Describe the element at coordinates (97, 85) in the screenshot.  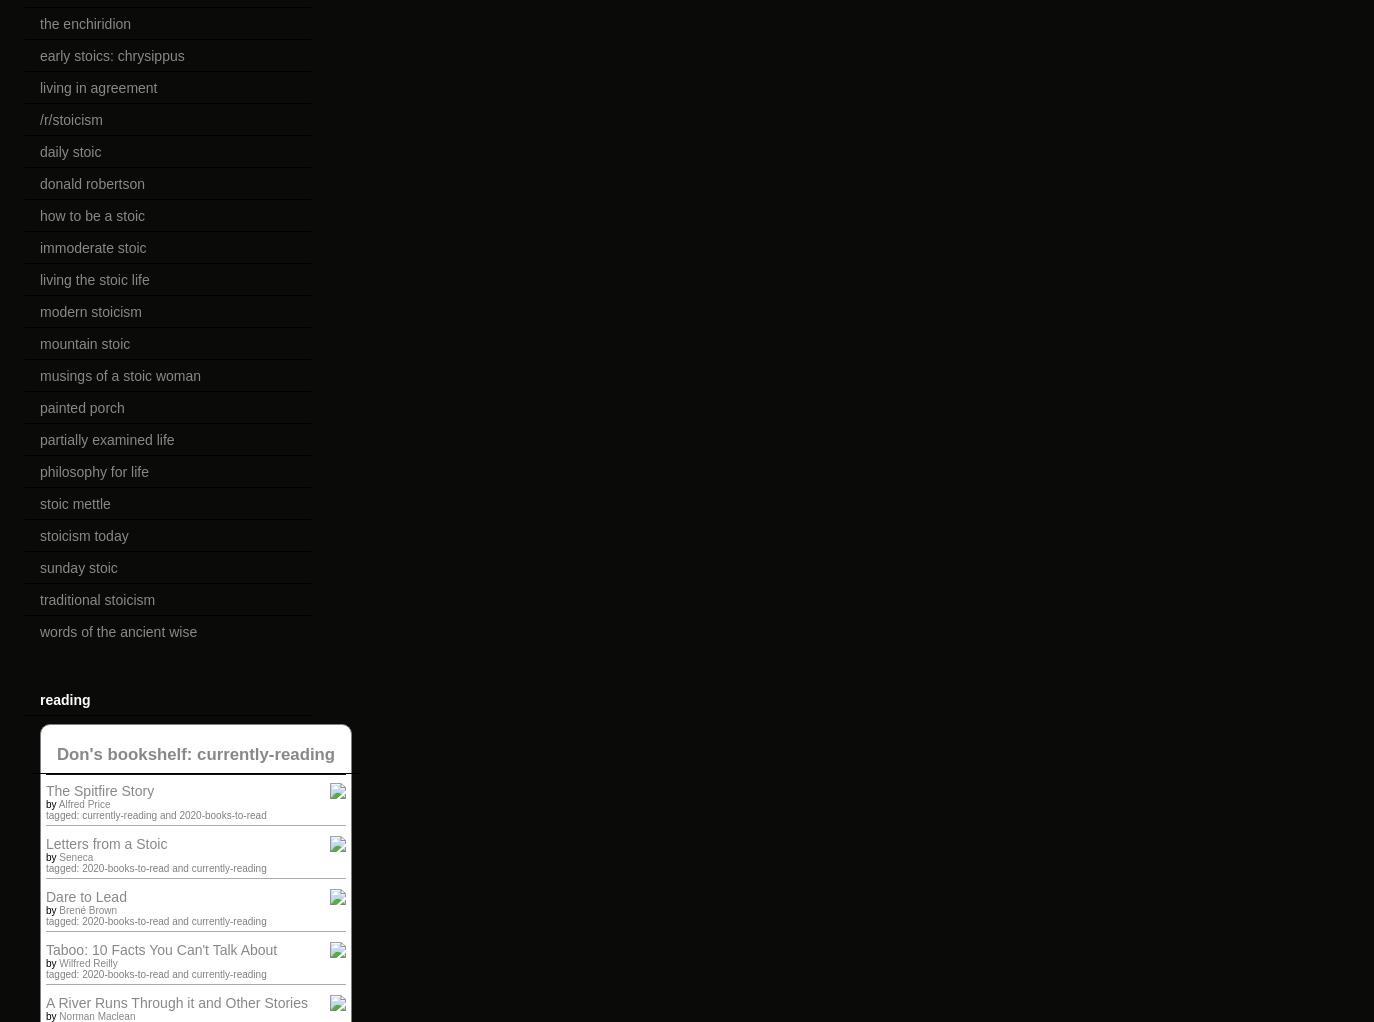
I see `'living in agreement'` at that location.